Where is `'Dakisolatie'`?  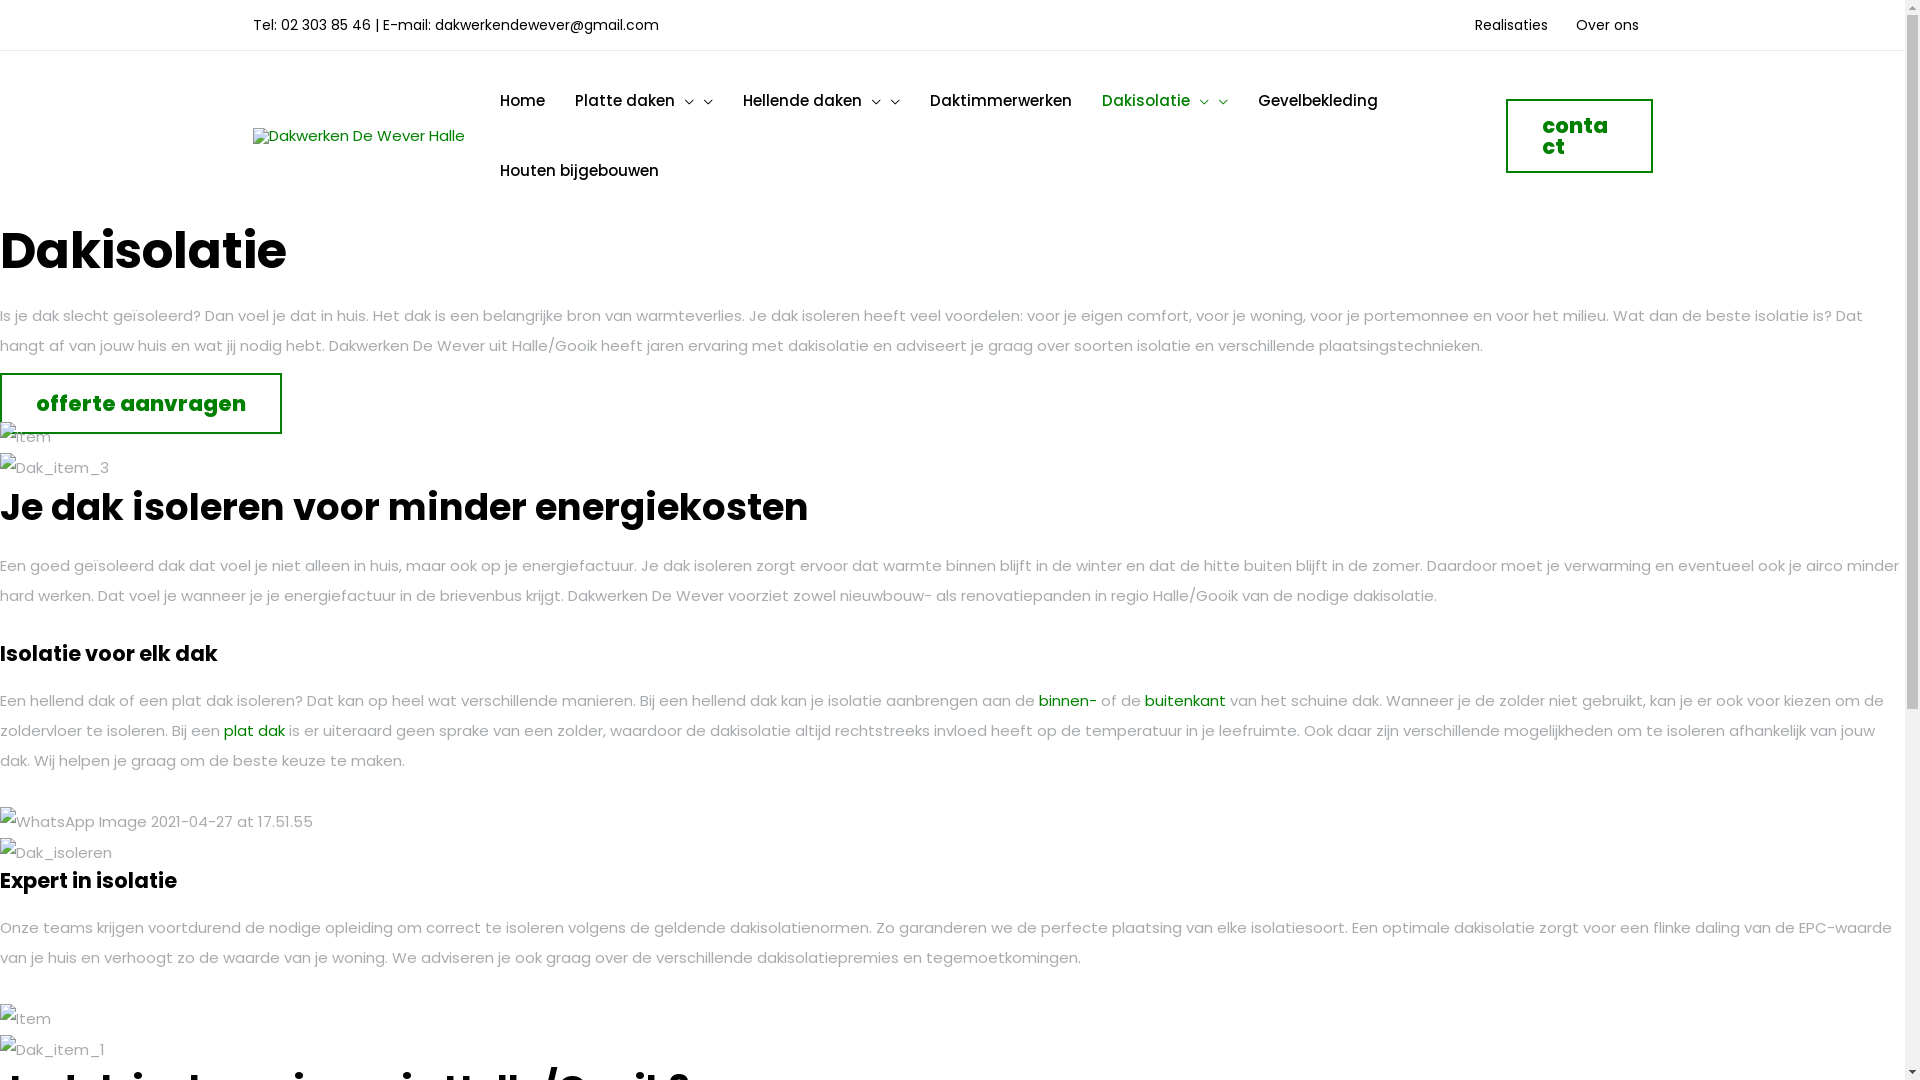
'Dakisolatie' is located at coordinates (1163, 100).